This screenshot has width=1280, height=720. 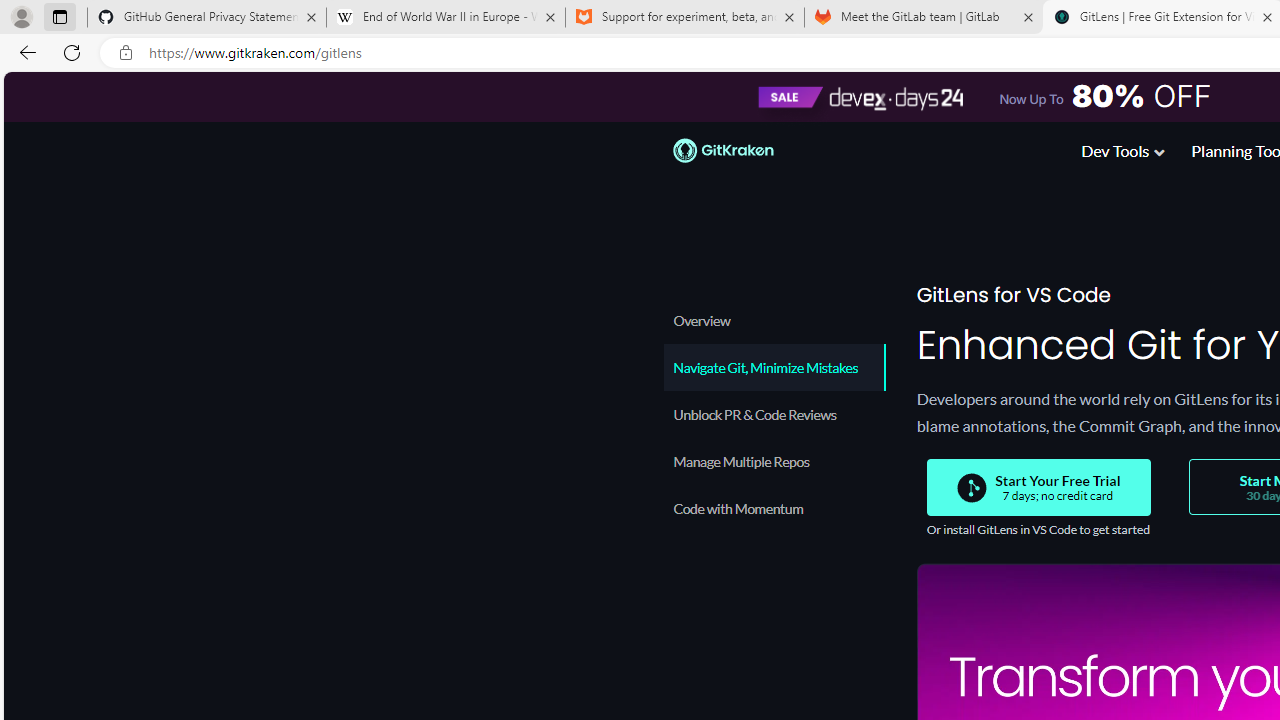 What do you see at coordinates (207, 17) in the screenshot?
I see `'GitHub General Privacy Statement - GitHub Docs'` at bounding box center [207, 17].